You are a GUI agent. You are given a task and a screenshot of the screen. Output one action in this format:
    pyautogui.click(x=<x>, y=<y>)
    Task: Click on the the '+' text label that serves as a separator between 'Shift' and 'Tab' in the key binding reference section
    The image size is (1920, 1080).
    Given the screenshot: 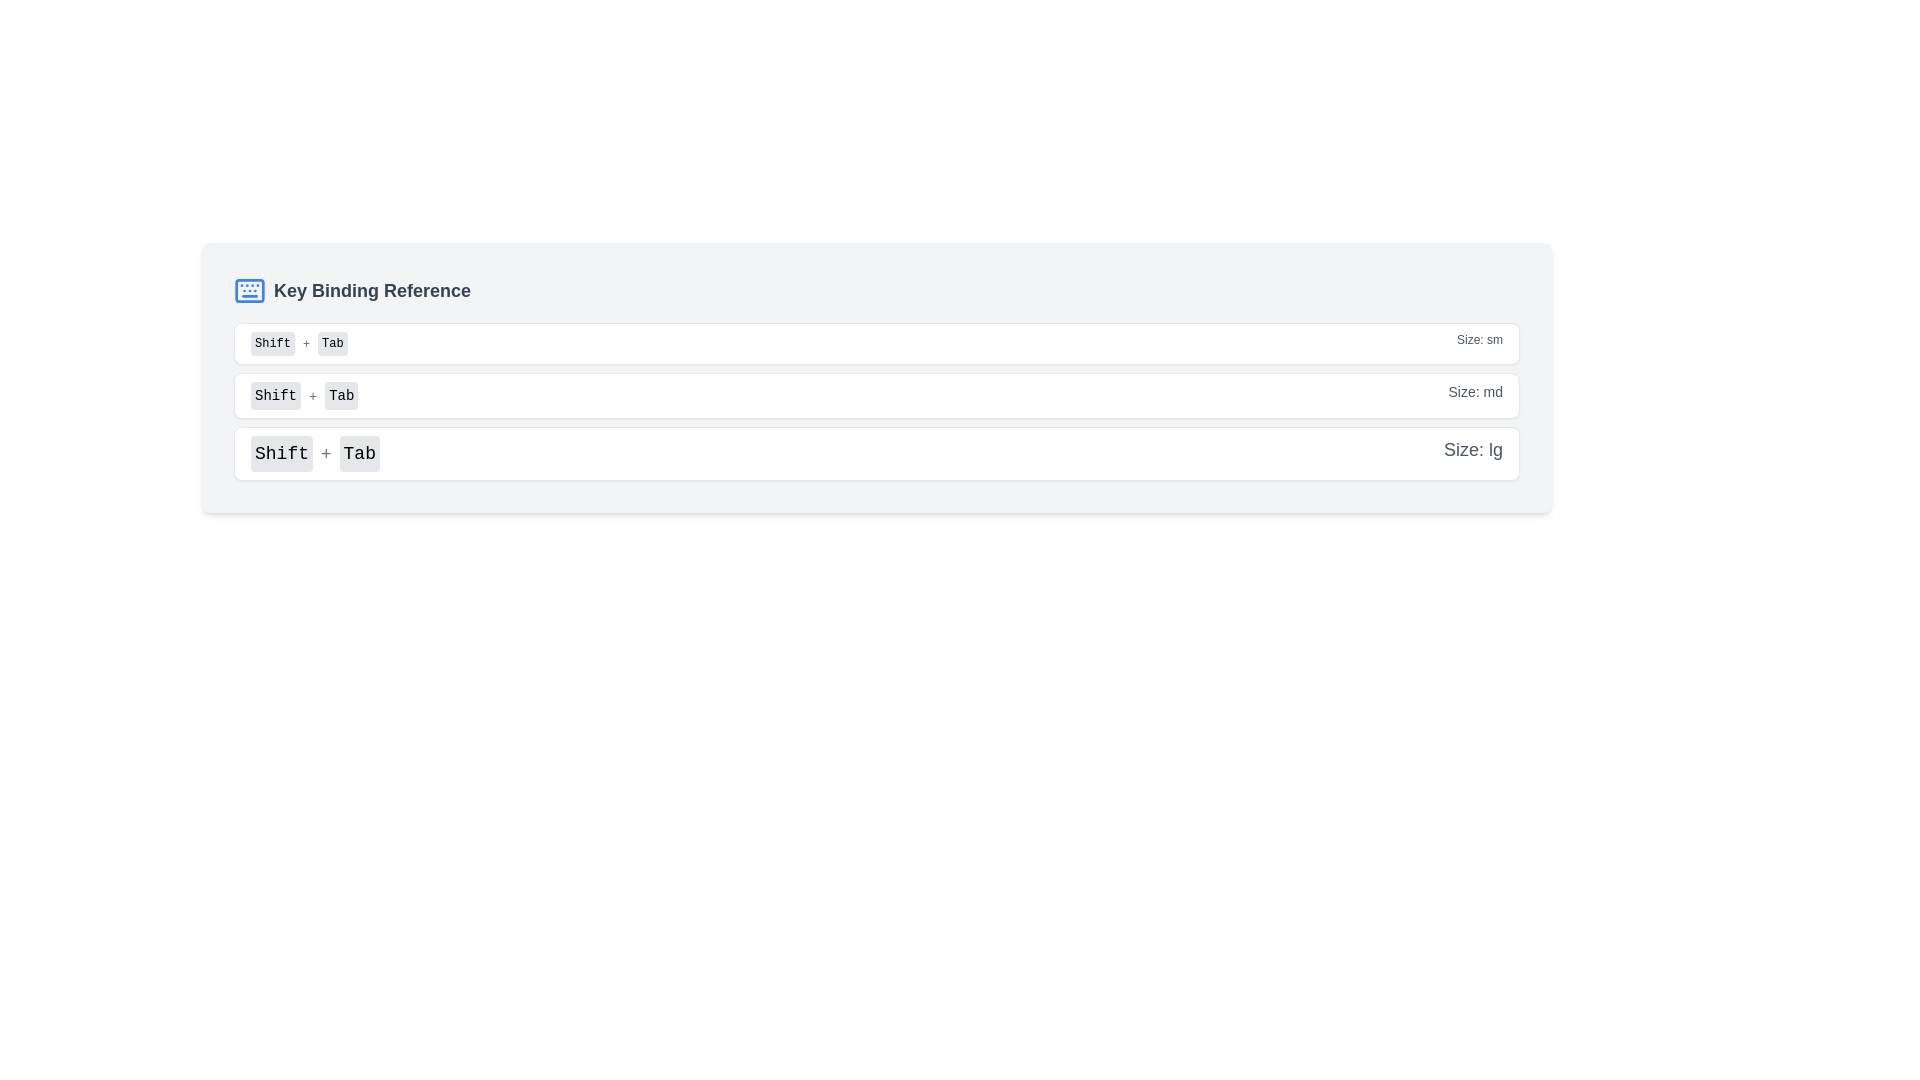 What is the action you would take?
    pyautogui.click(x=312, y=396)
    